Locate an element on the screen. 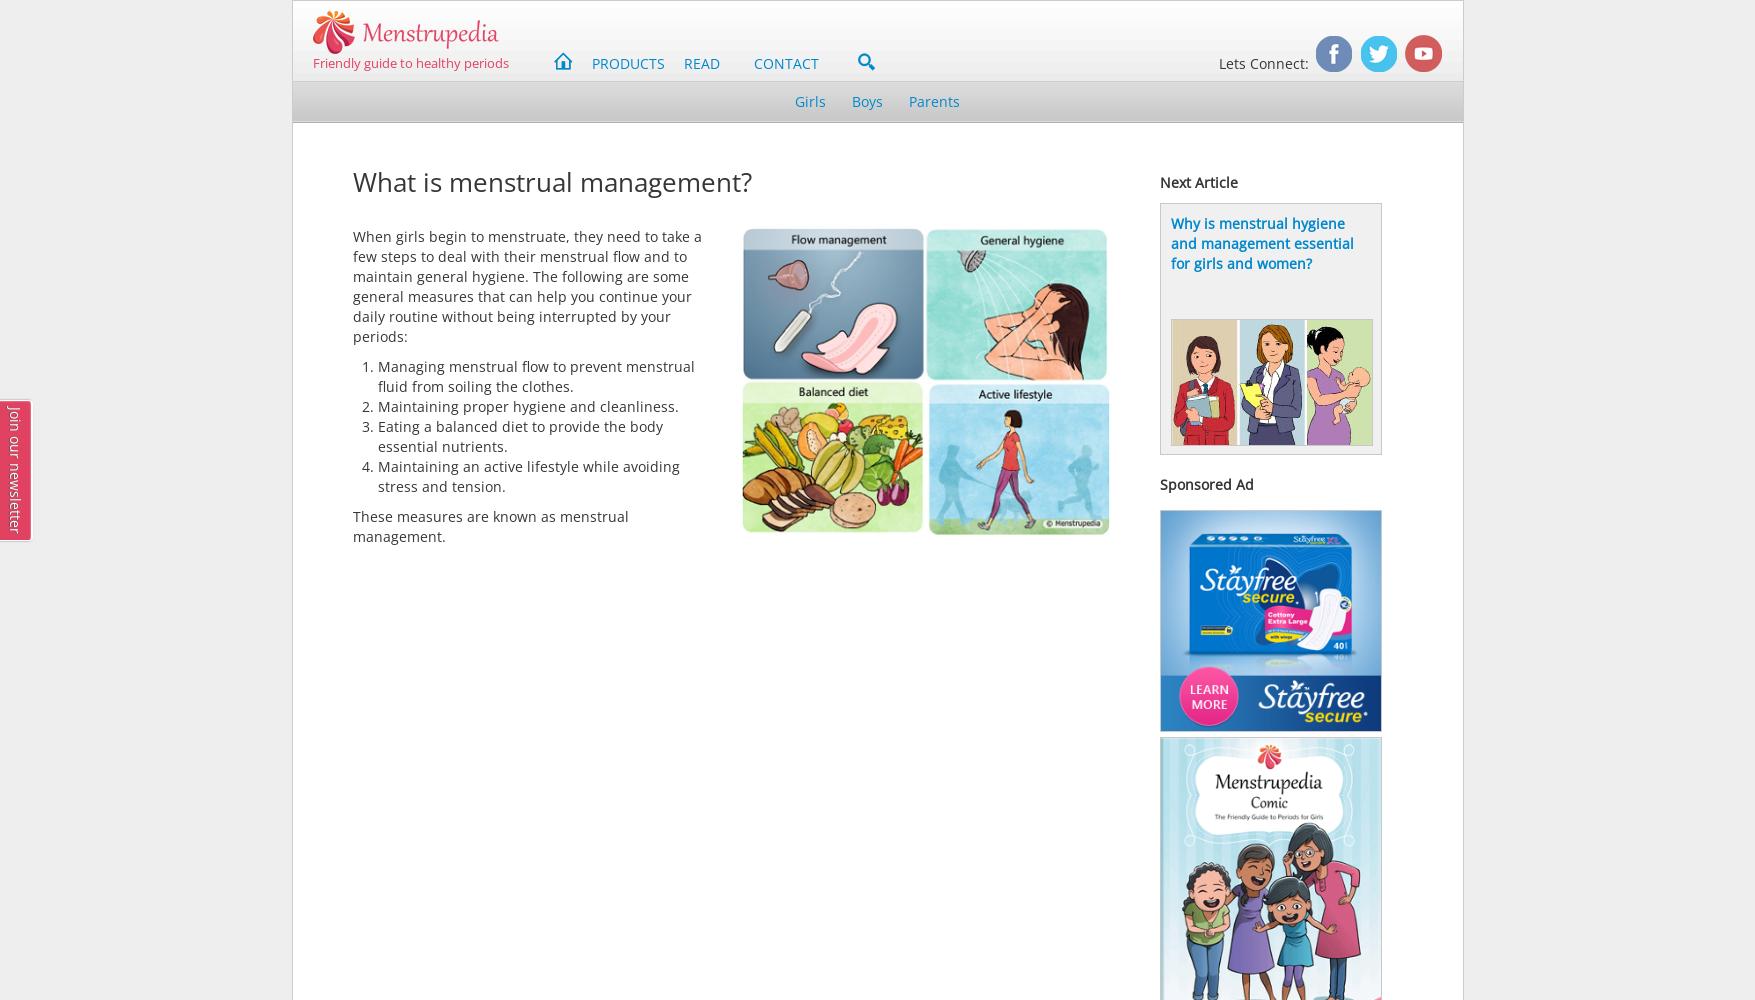 This screenshot has height=1000, width=1755. 'READ' is located at coordinates (699, 62).